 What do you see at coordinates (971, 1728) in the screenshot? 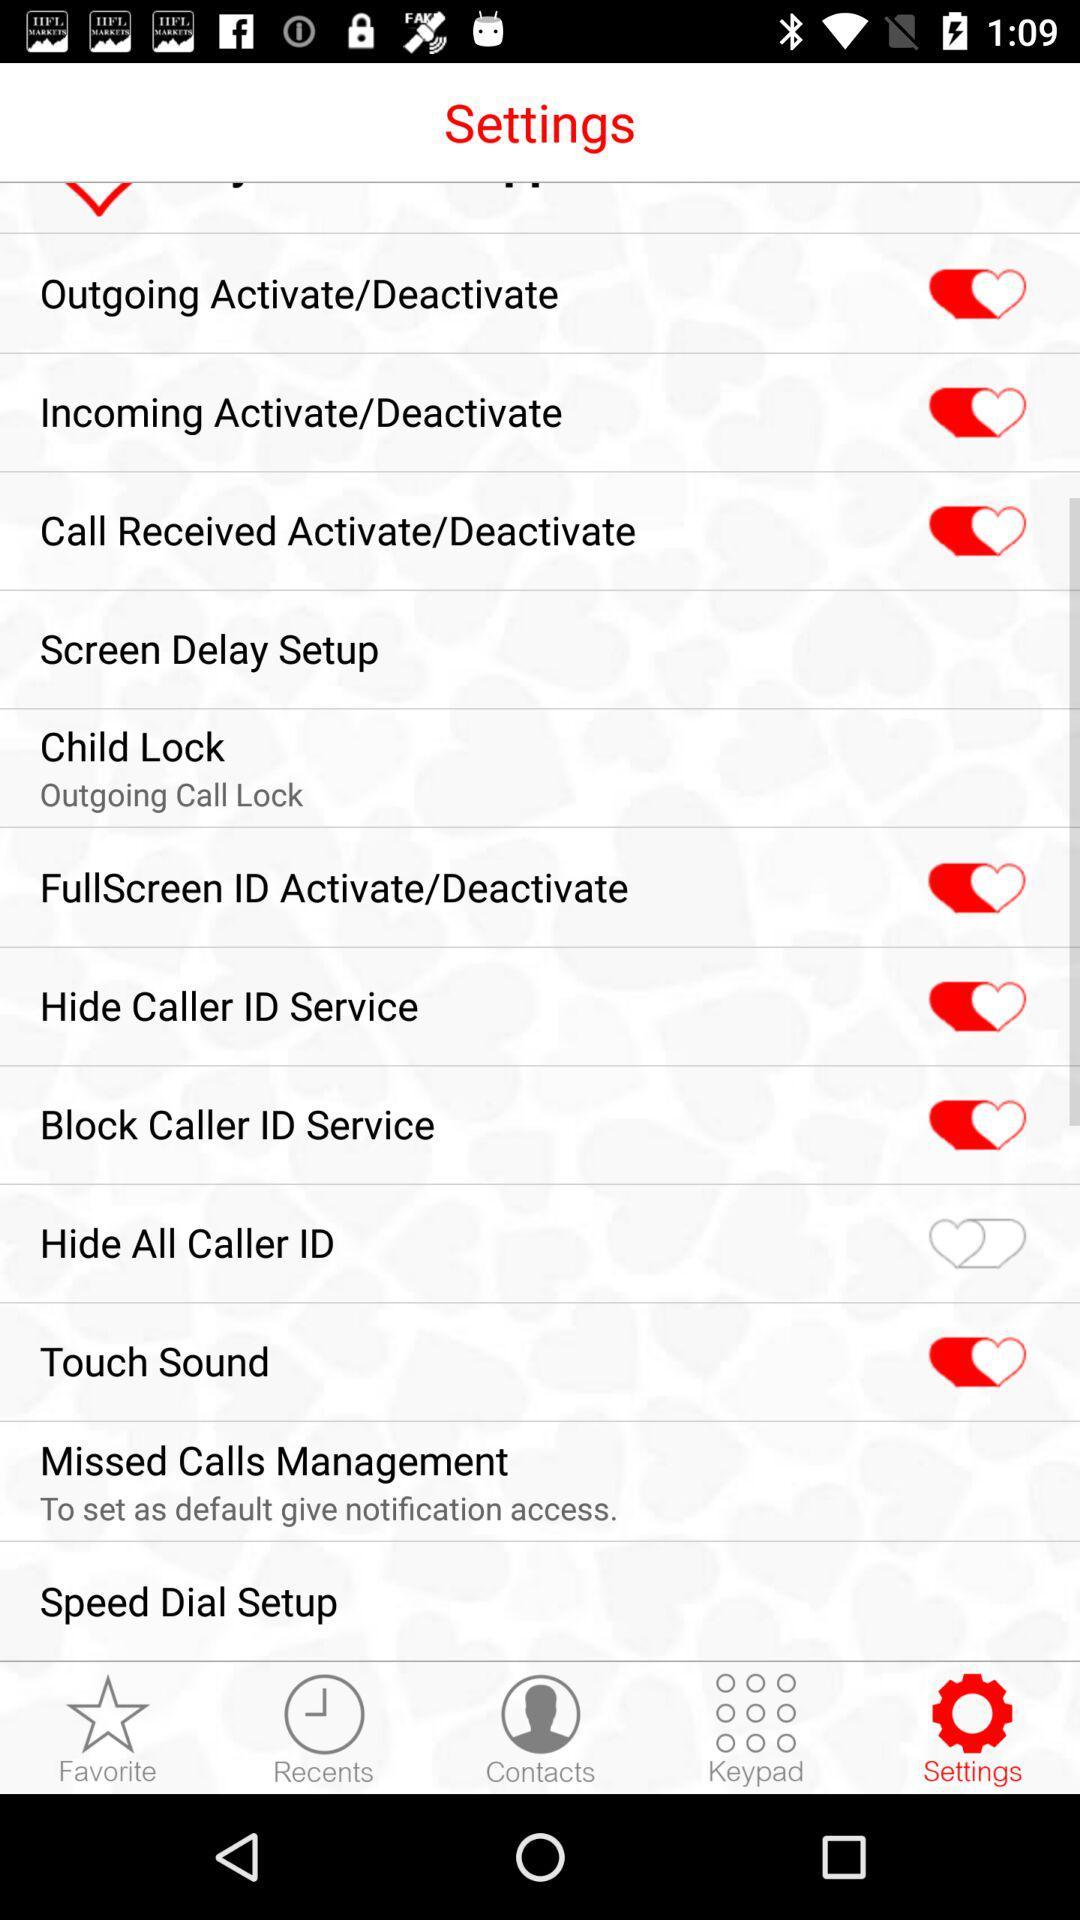
I see `the settings icon` at bounding box center [971, 1728].